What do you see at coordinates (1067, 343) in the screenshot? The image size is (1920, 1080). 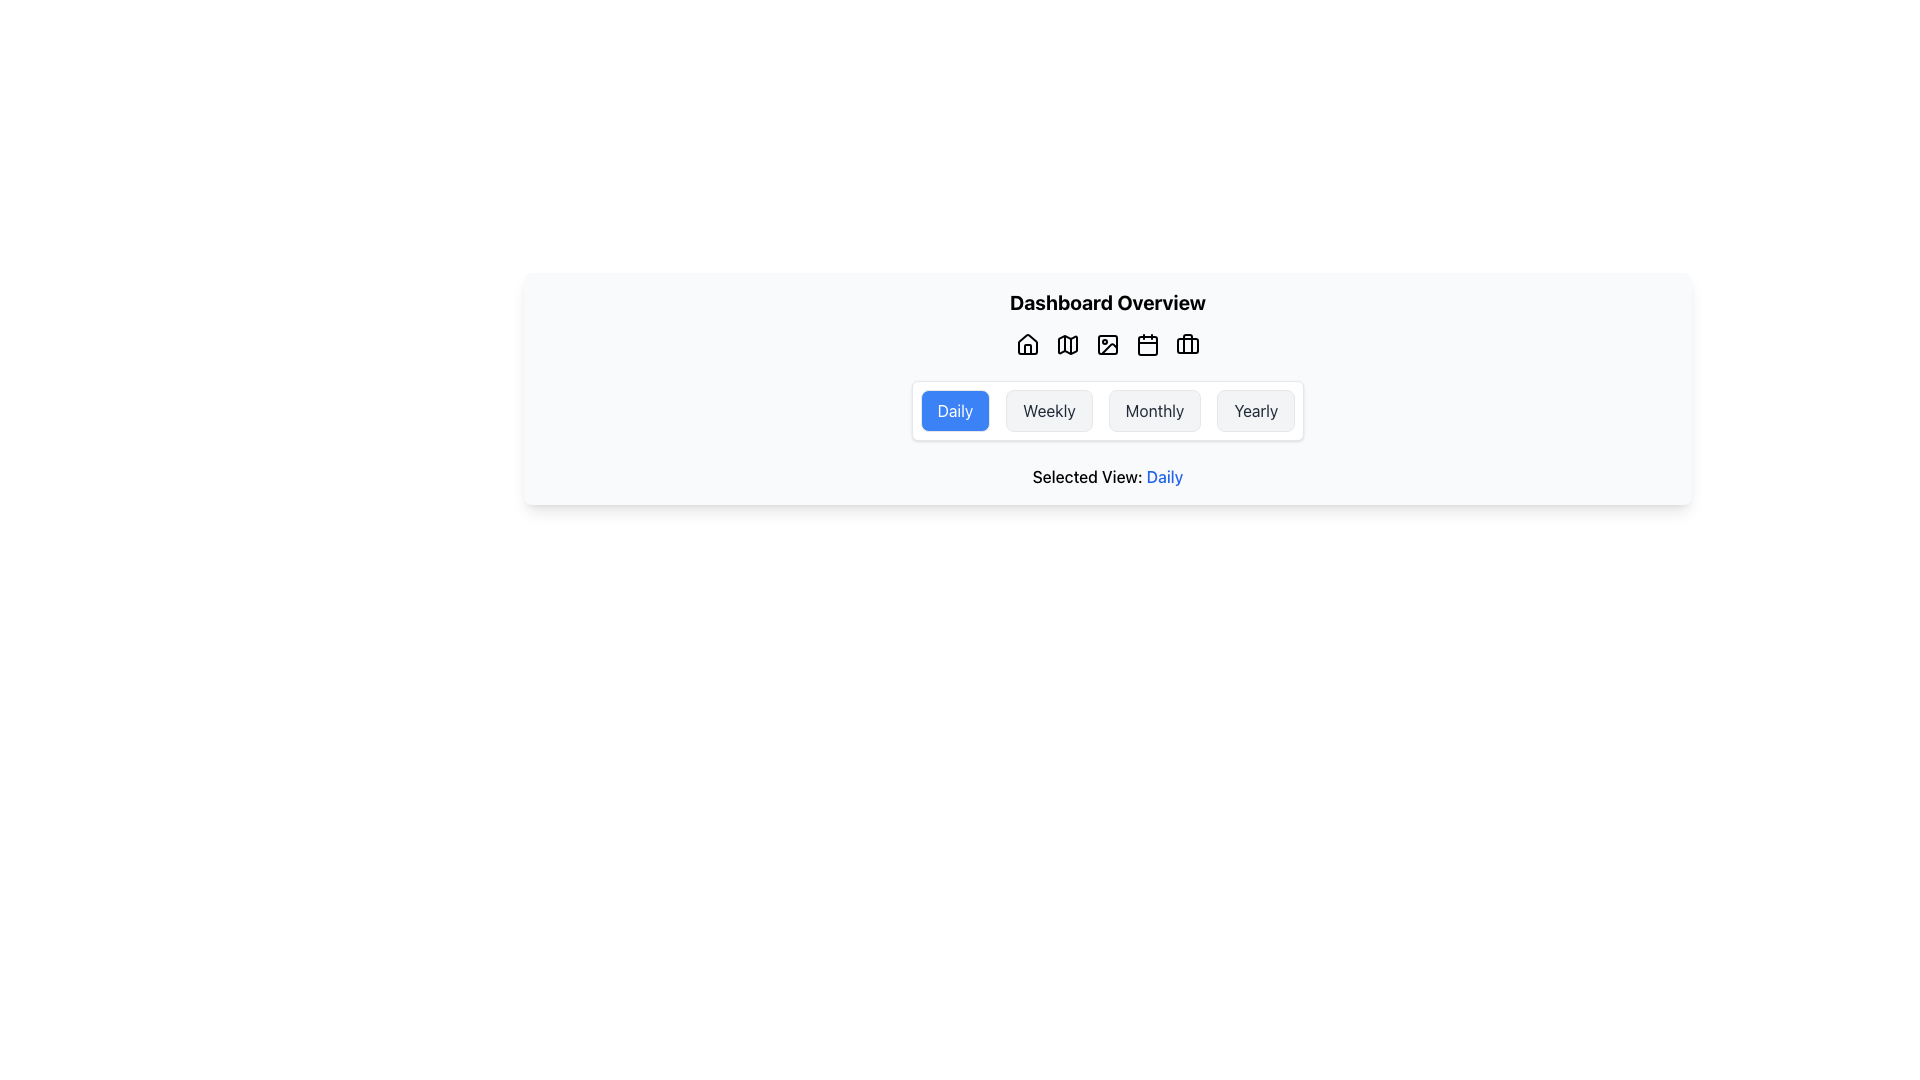 I see `the navigation button located as the second icon from the left under the 'Dashboard Overview' header` at bounding box center [1067, 343].